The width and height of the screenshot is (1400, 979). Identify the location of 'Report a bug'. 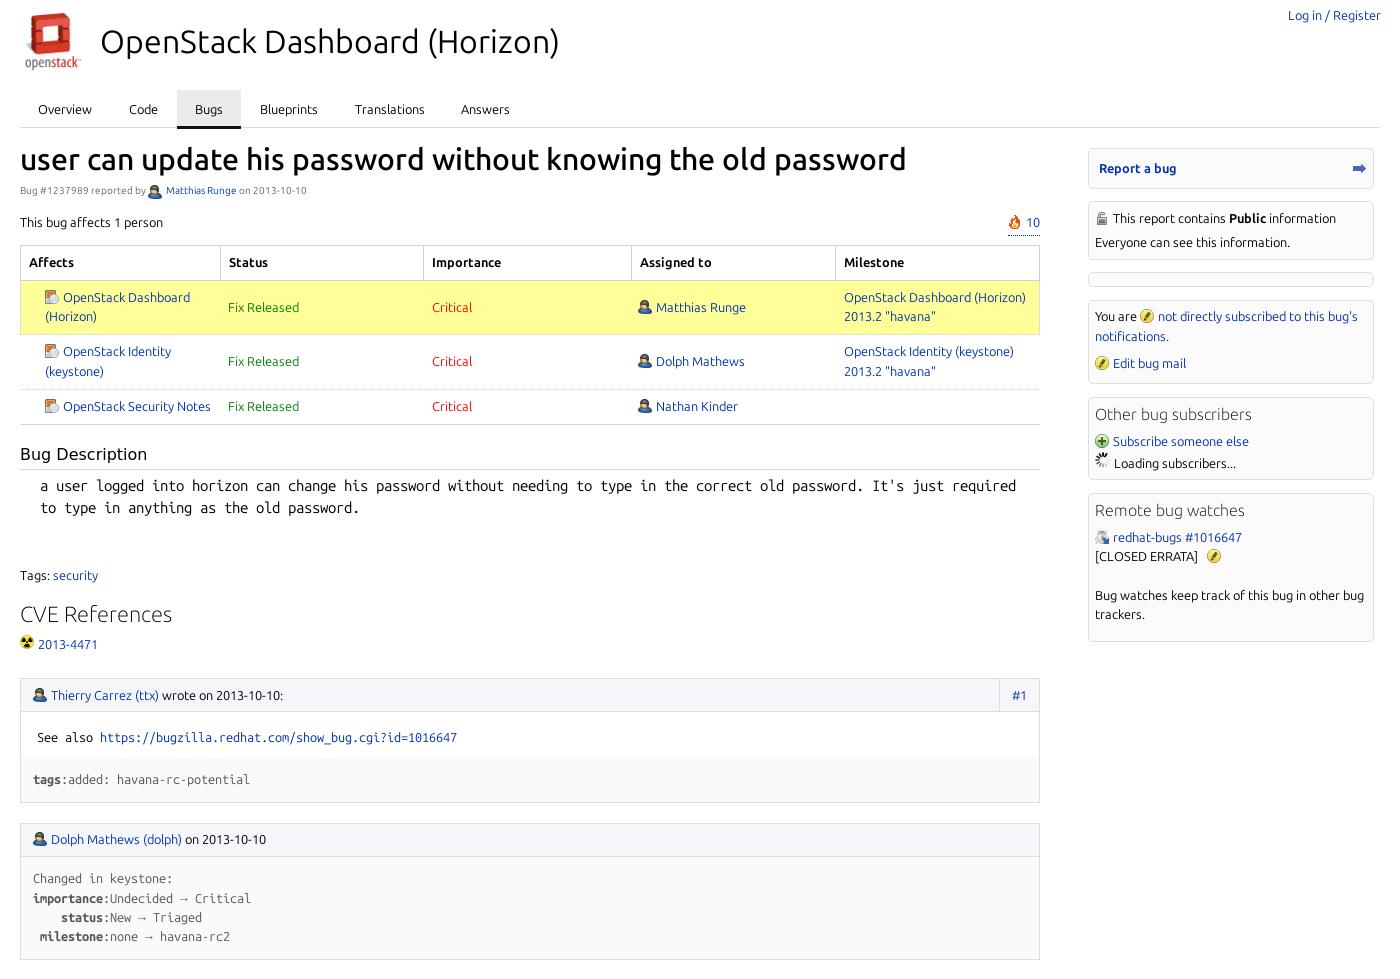
(1138, 167).